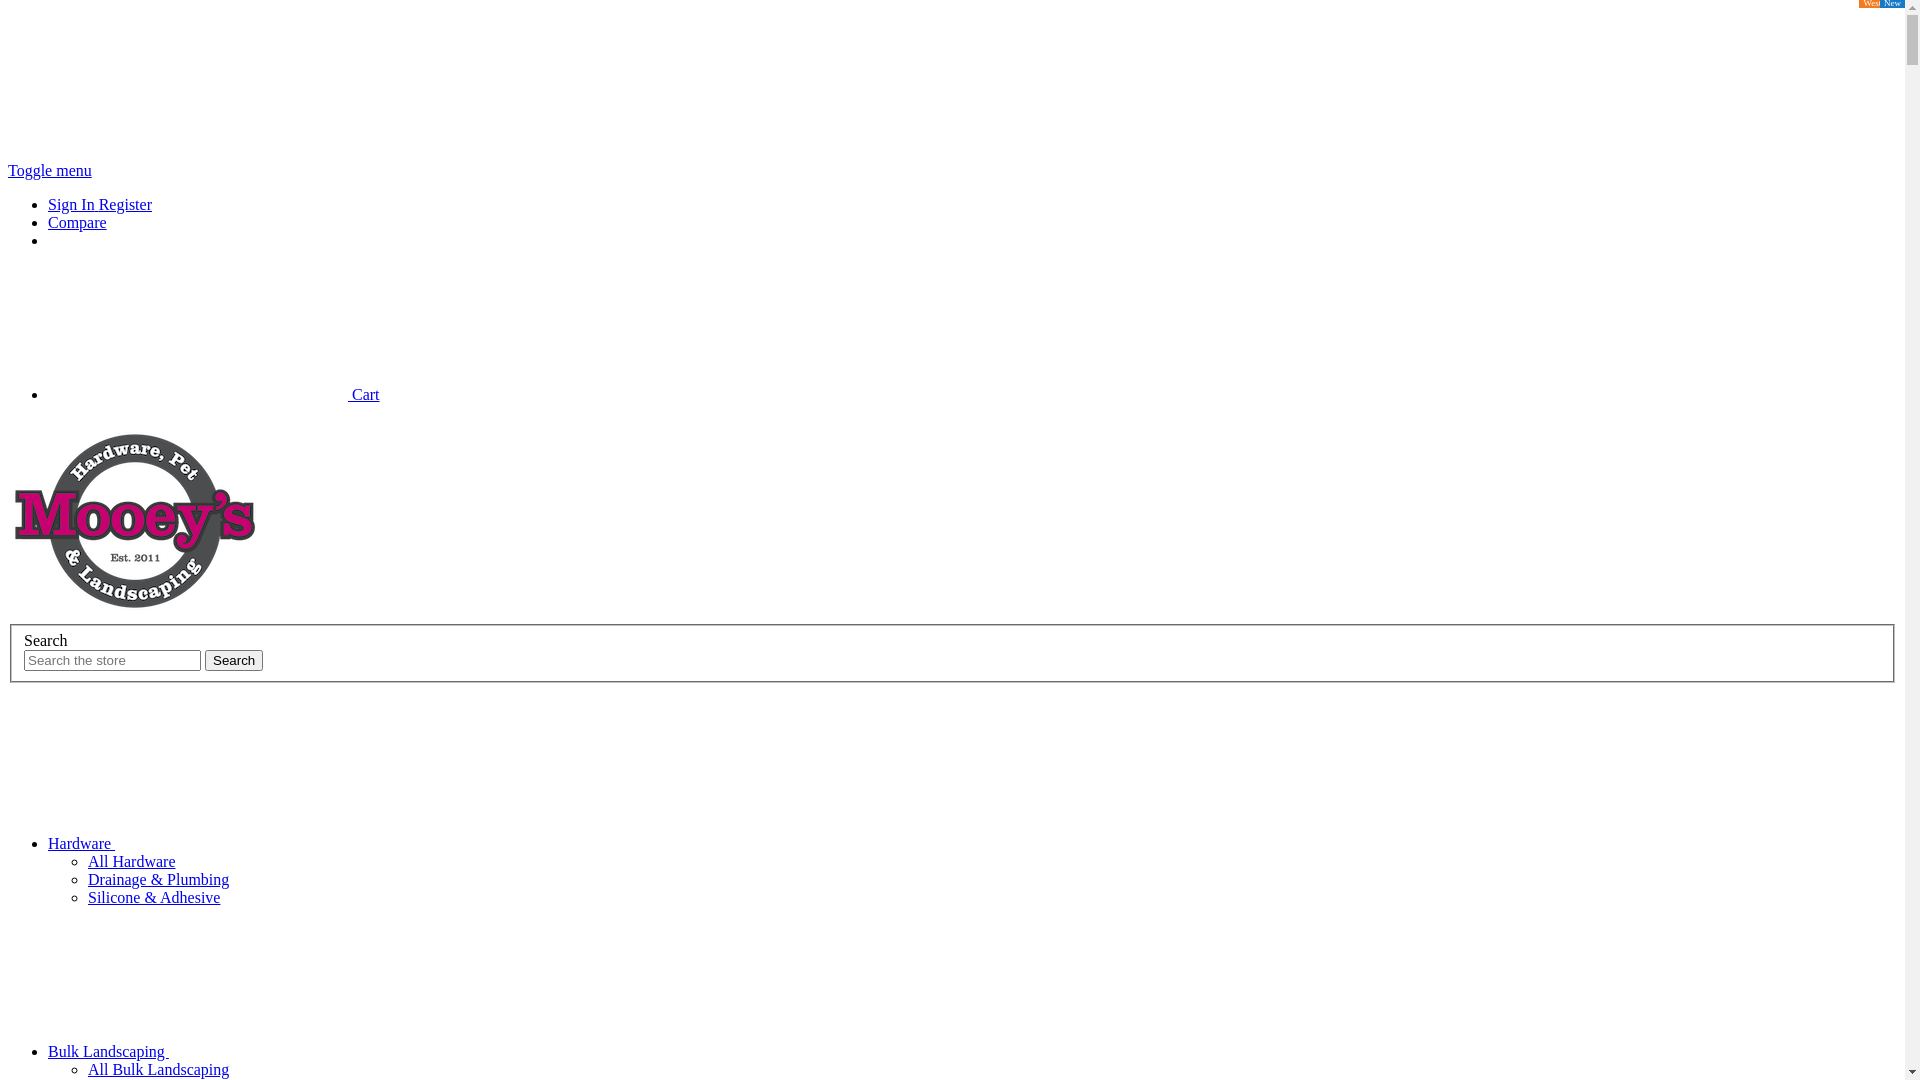 The height and width of the screenshot is (1080, 1920). Describe the element at coordinates (48, 1050) in the screenshot. I see `'Bulk Landscaping'` at that location.